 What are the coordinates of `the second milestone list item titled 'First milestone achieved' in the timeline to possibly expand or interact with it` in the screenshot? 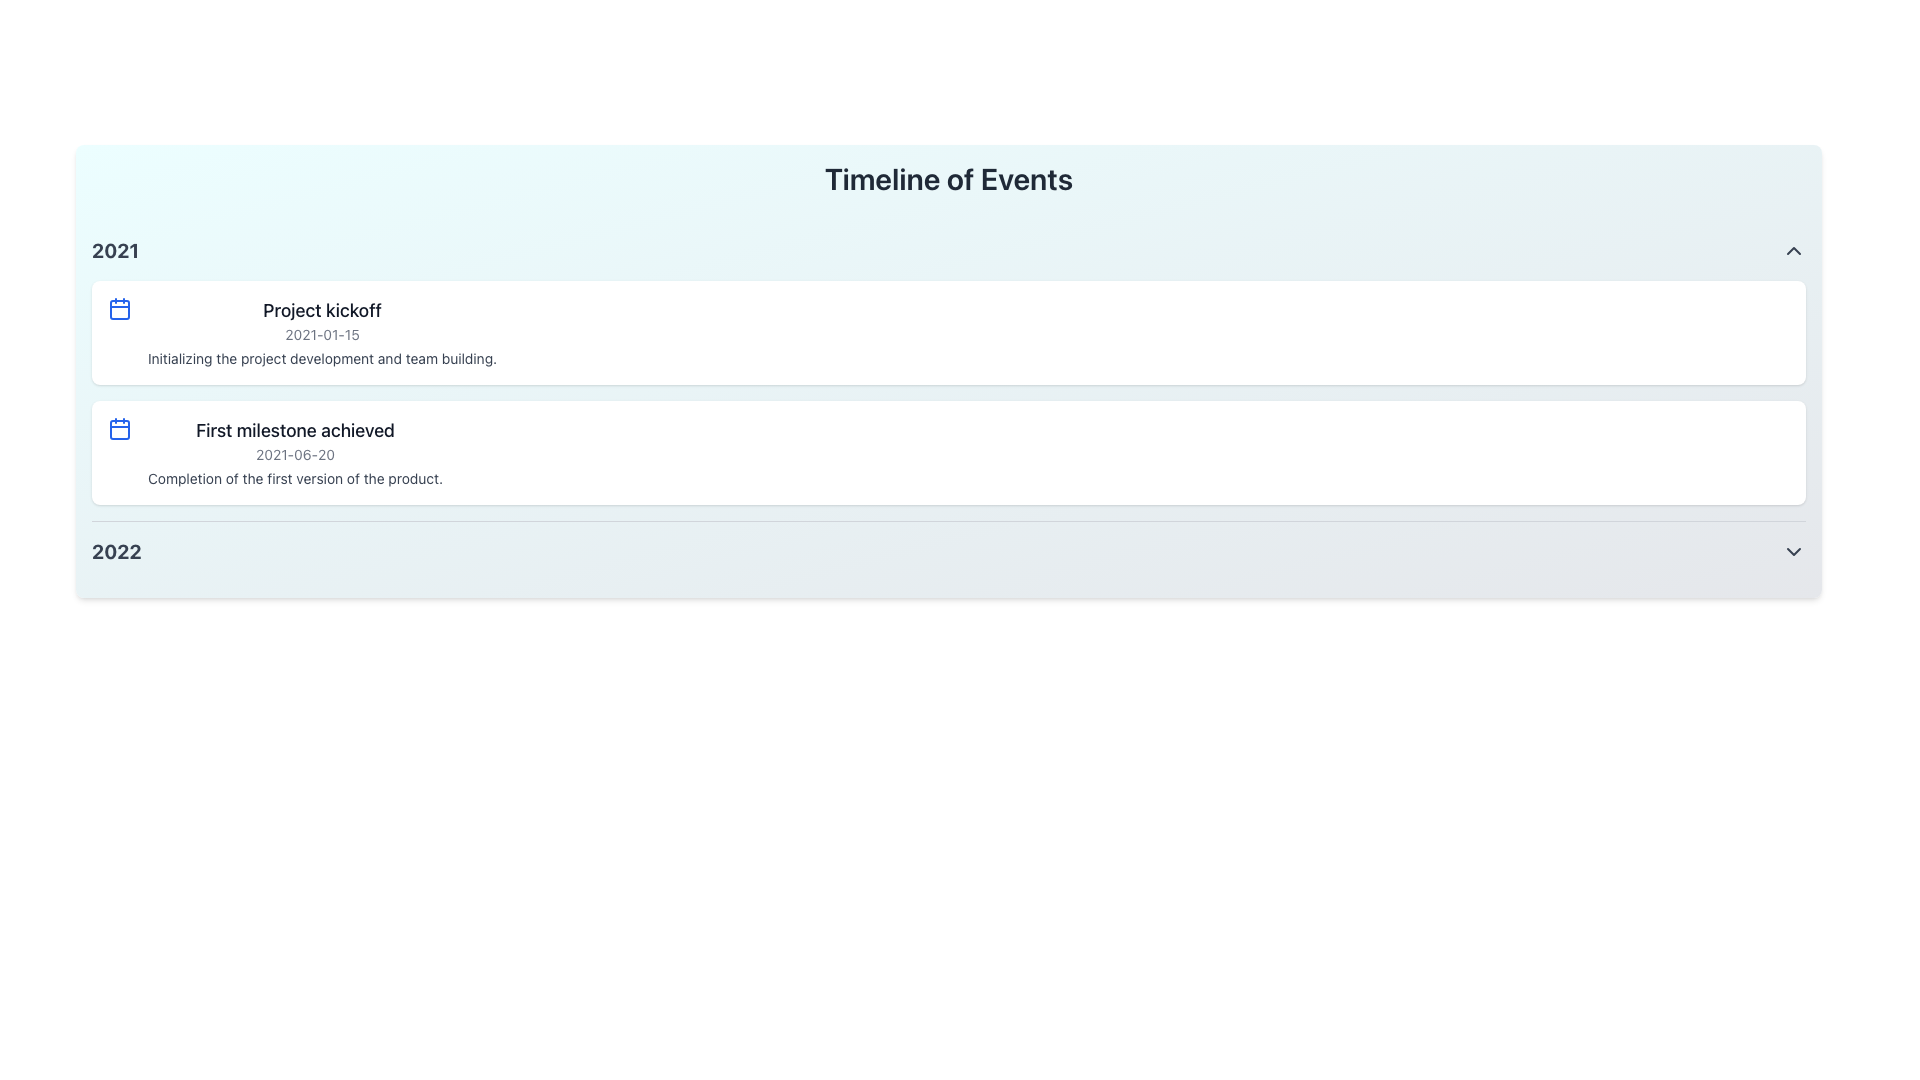 It's located at (294, 452).